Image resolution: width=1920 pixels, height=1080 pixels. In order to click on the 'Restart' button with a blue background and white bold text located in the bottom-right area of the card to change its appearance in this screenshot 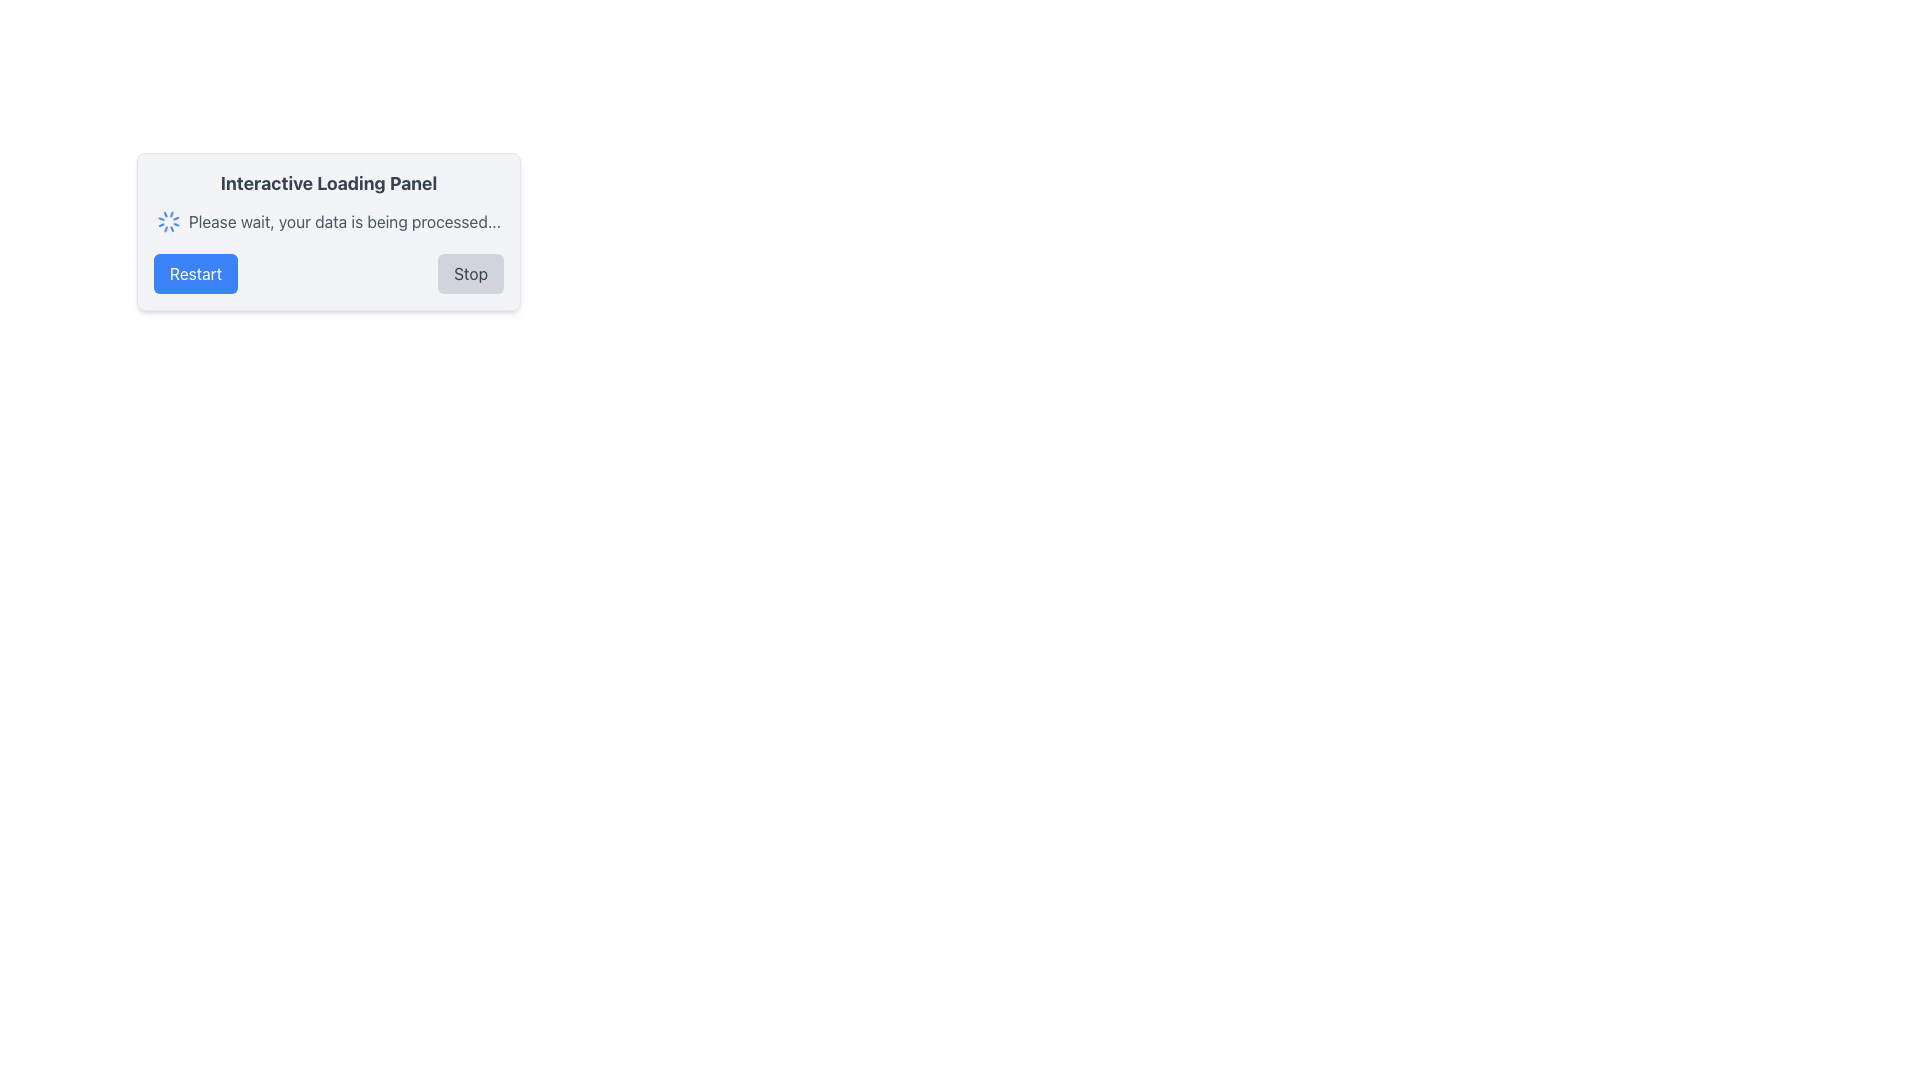, I will do `click(196, 273)`.